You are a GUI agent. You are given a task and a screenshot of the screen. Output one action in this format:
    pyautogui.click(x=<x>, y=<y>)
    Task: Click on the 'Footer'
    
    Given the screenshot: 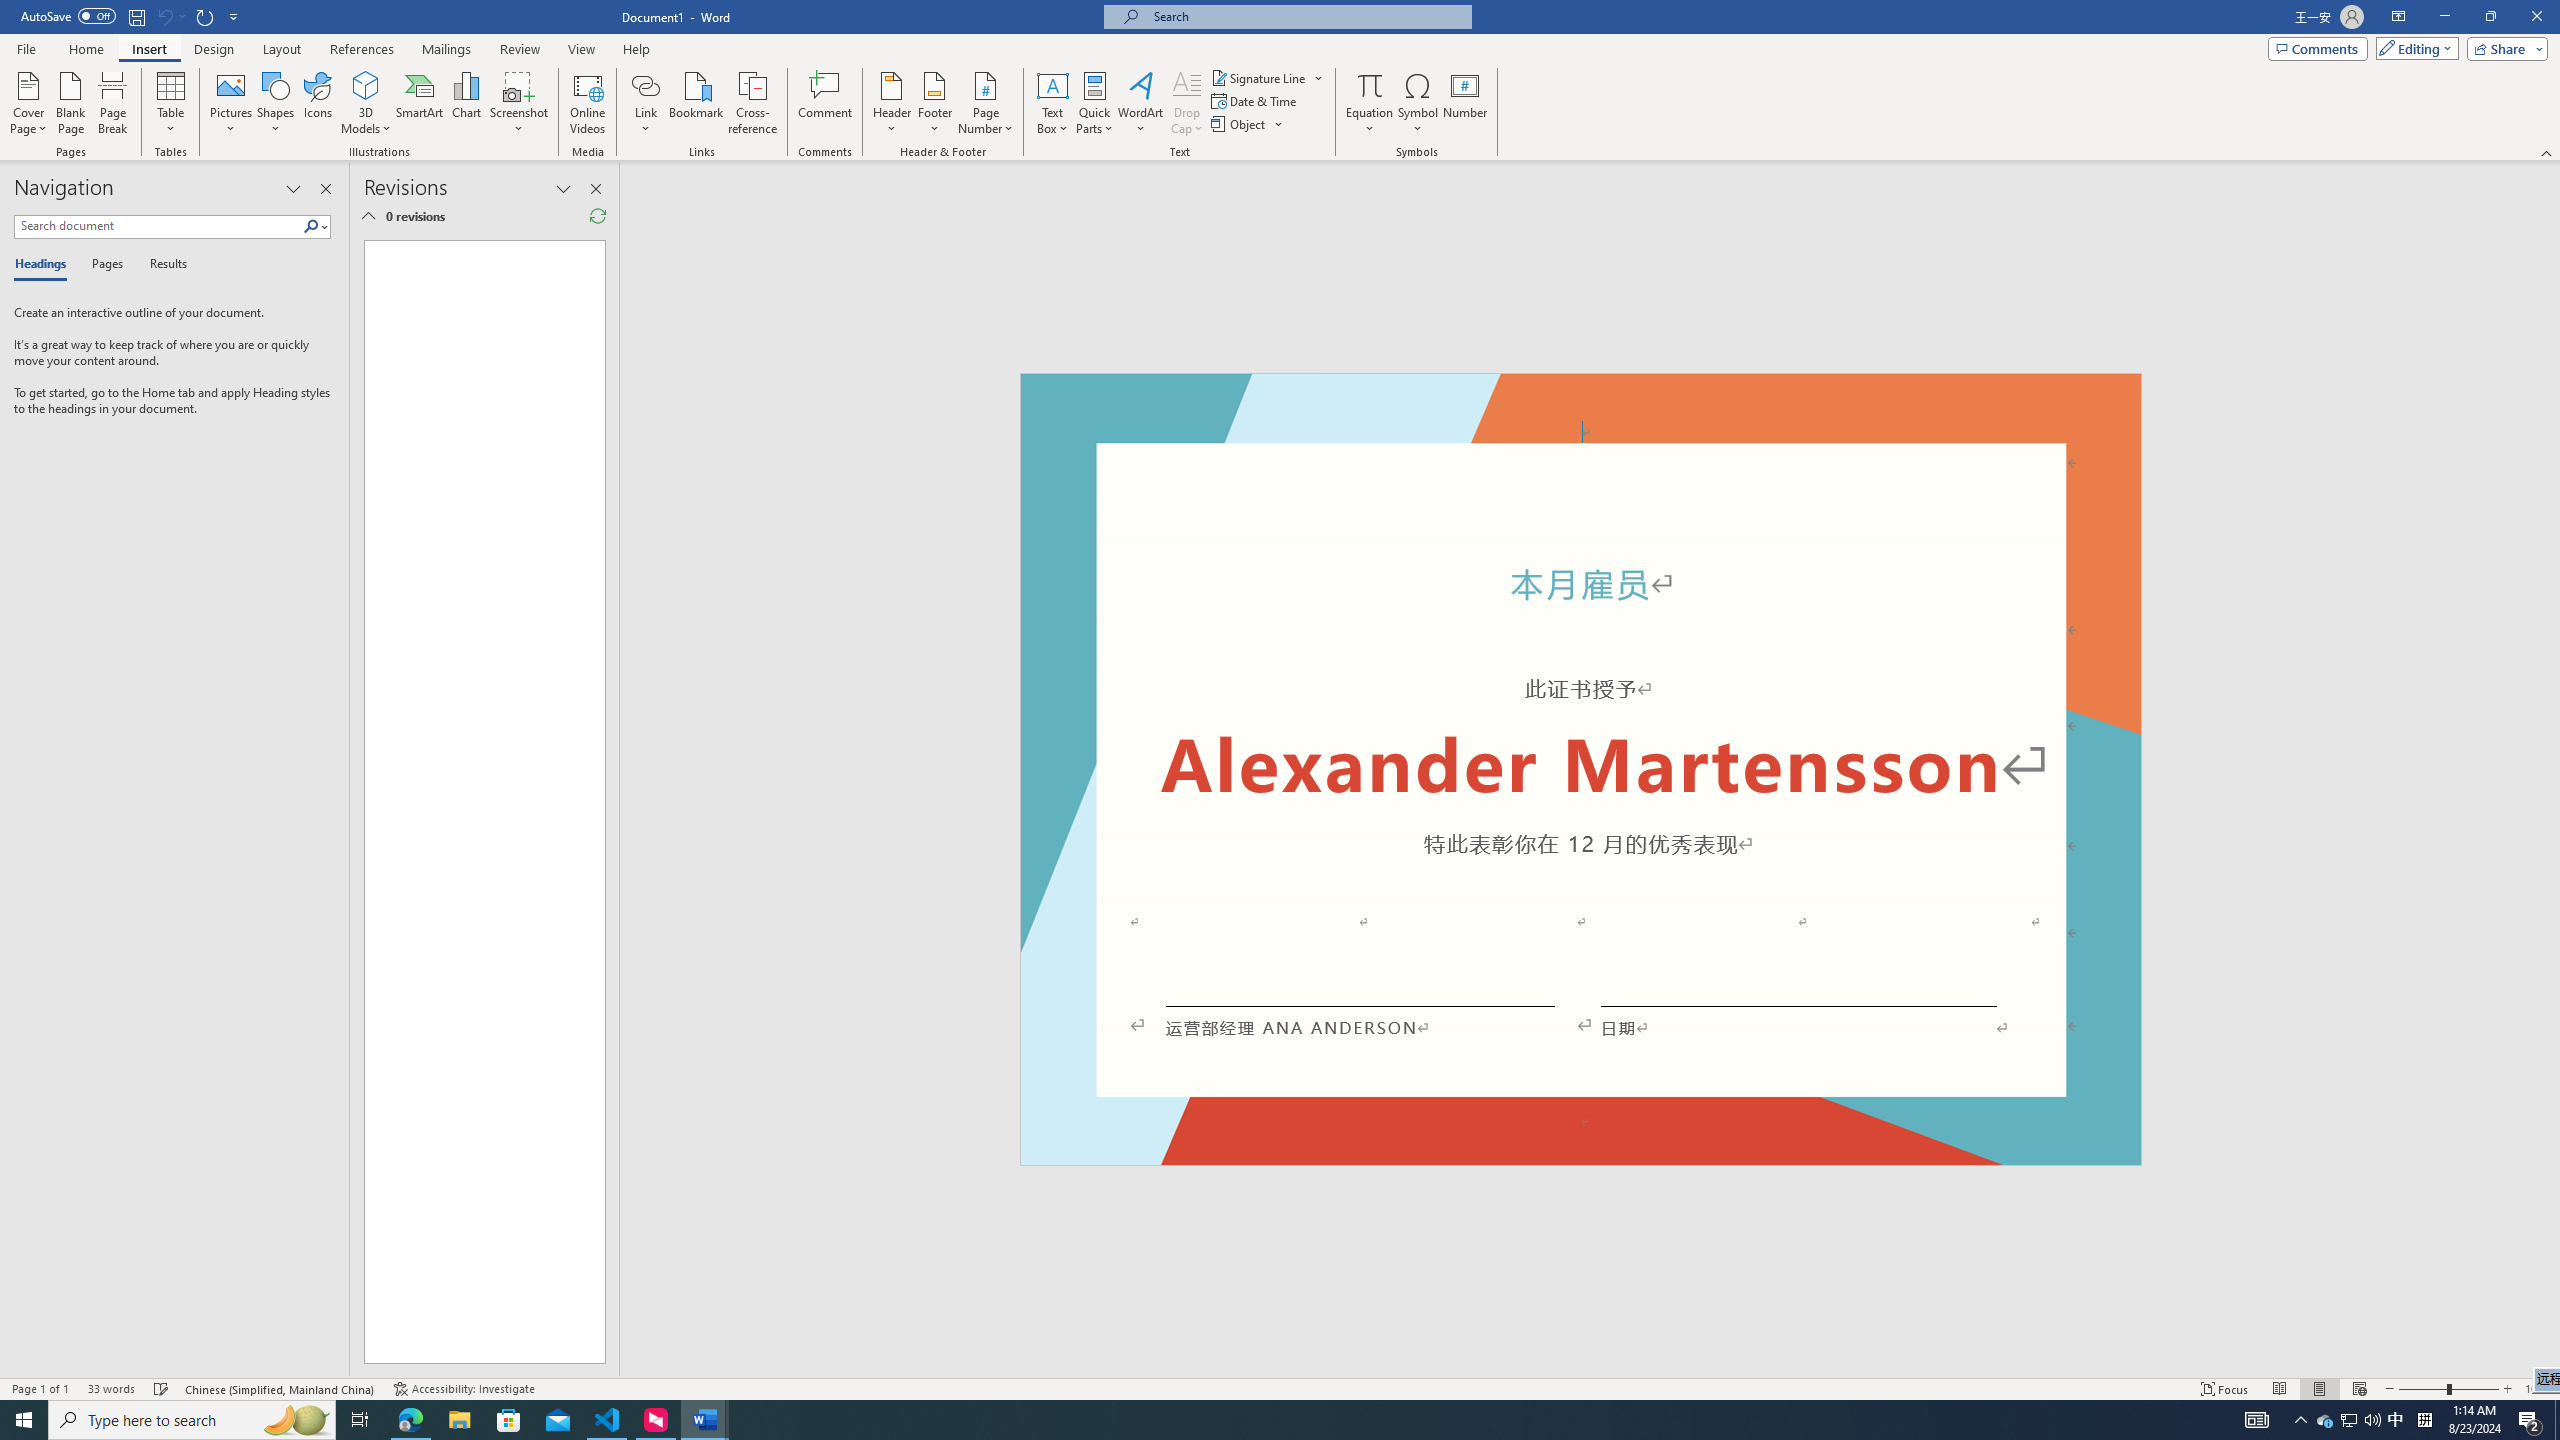 What is the action you would take?
    pyautogui.click(x=933, y=103)
    